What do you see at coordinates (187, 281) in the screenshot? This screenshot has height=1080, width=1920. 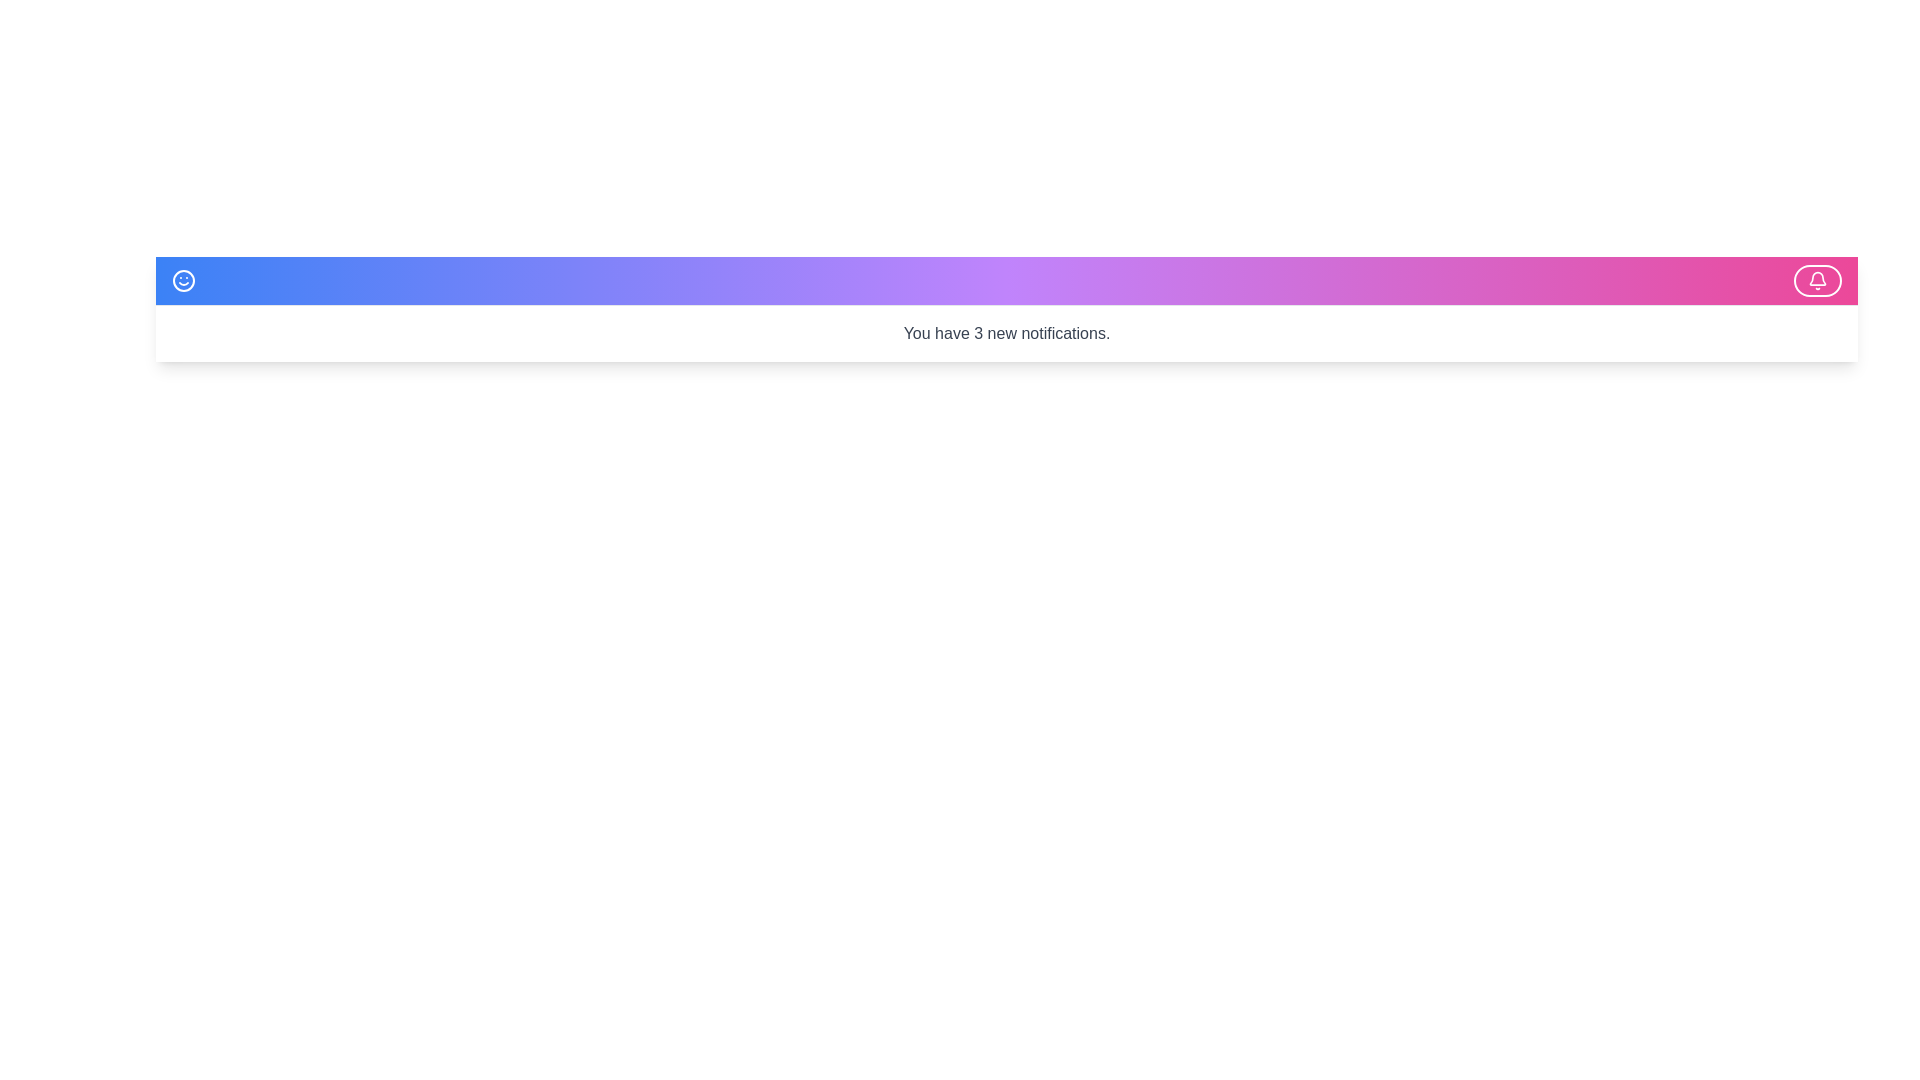 I see `the decorative or functional icon located at the far left of the top UI section` at bounding box center [187, 281].